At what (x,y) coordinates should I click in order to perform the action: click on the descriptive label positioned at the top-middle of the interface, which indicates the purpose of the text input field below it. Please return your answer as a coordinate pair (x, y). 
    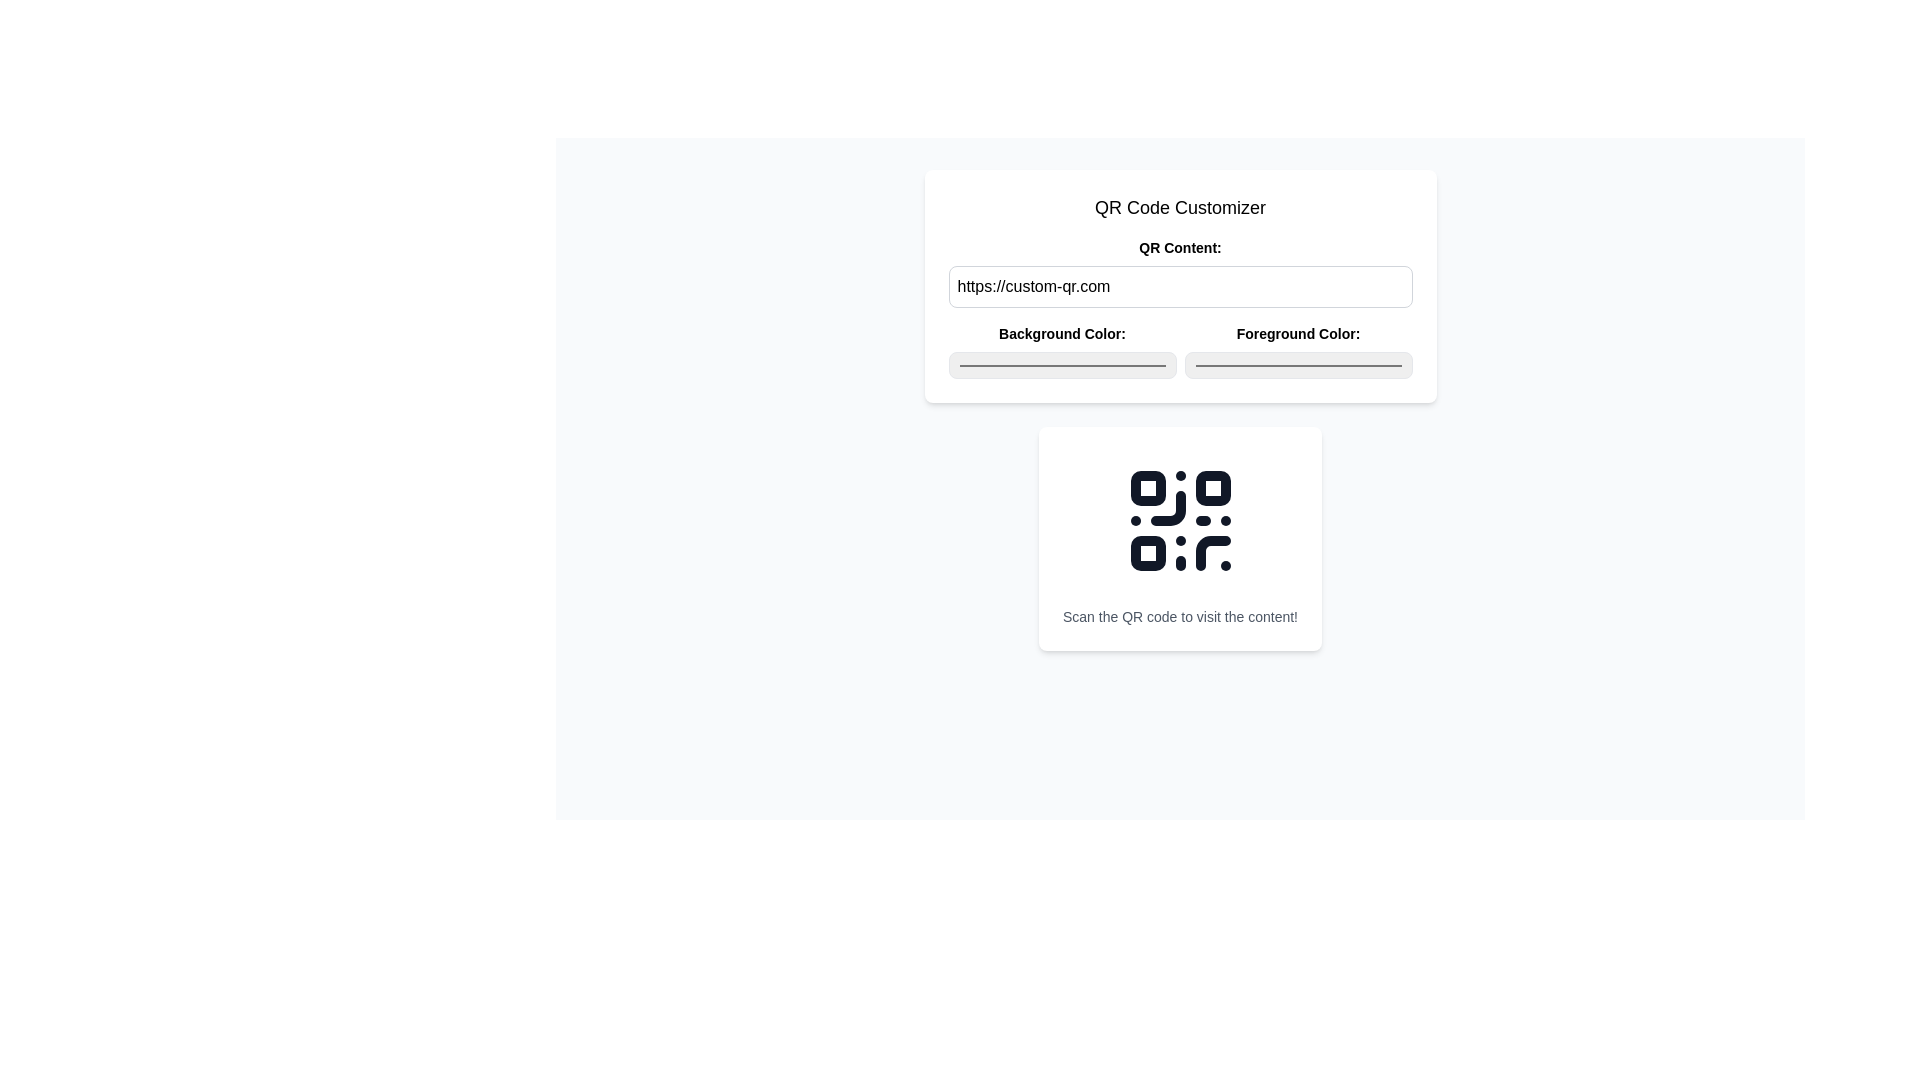
    Looking at the image, I should click on (1180, 246).